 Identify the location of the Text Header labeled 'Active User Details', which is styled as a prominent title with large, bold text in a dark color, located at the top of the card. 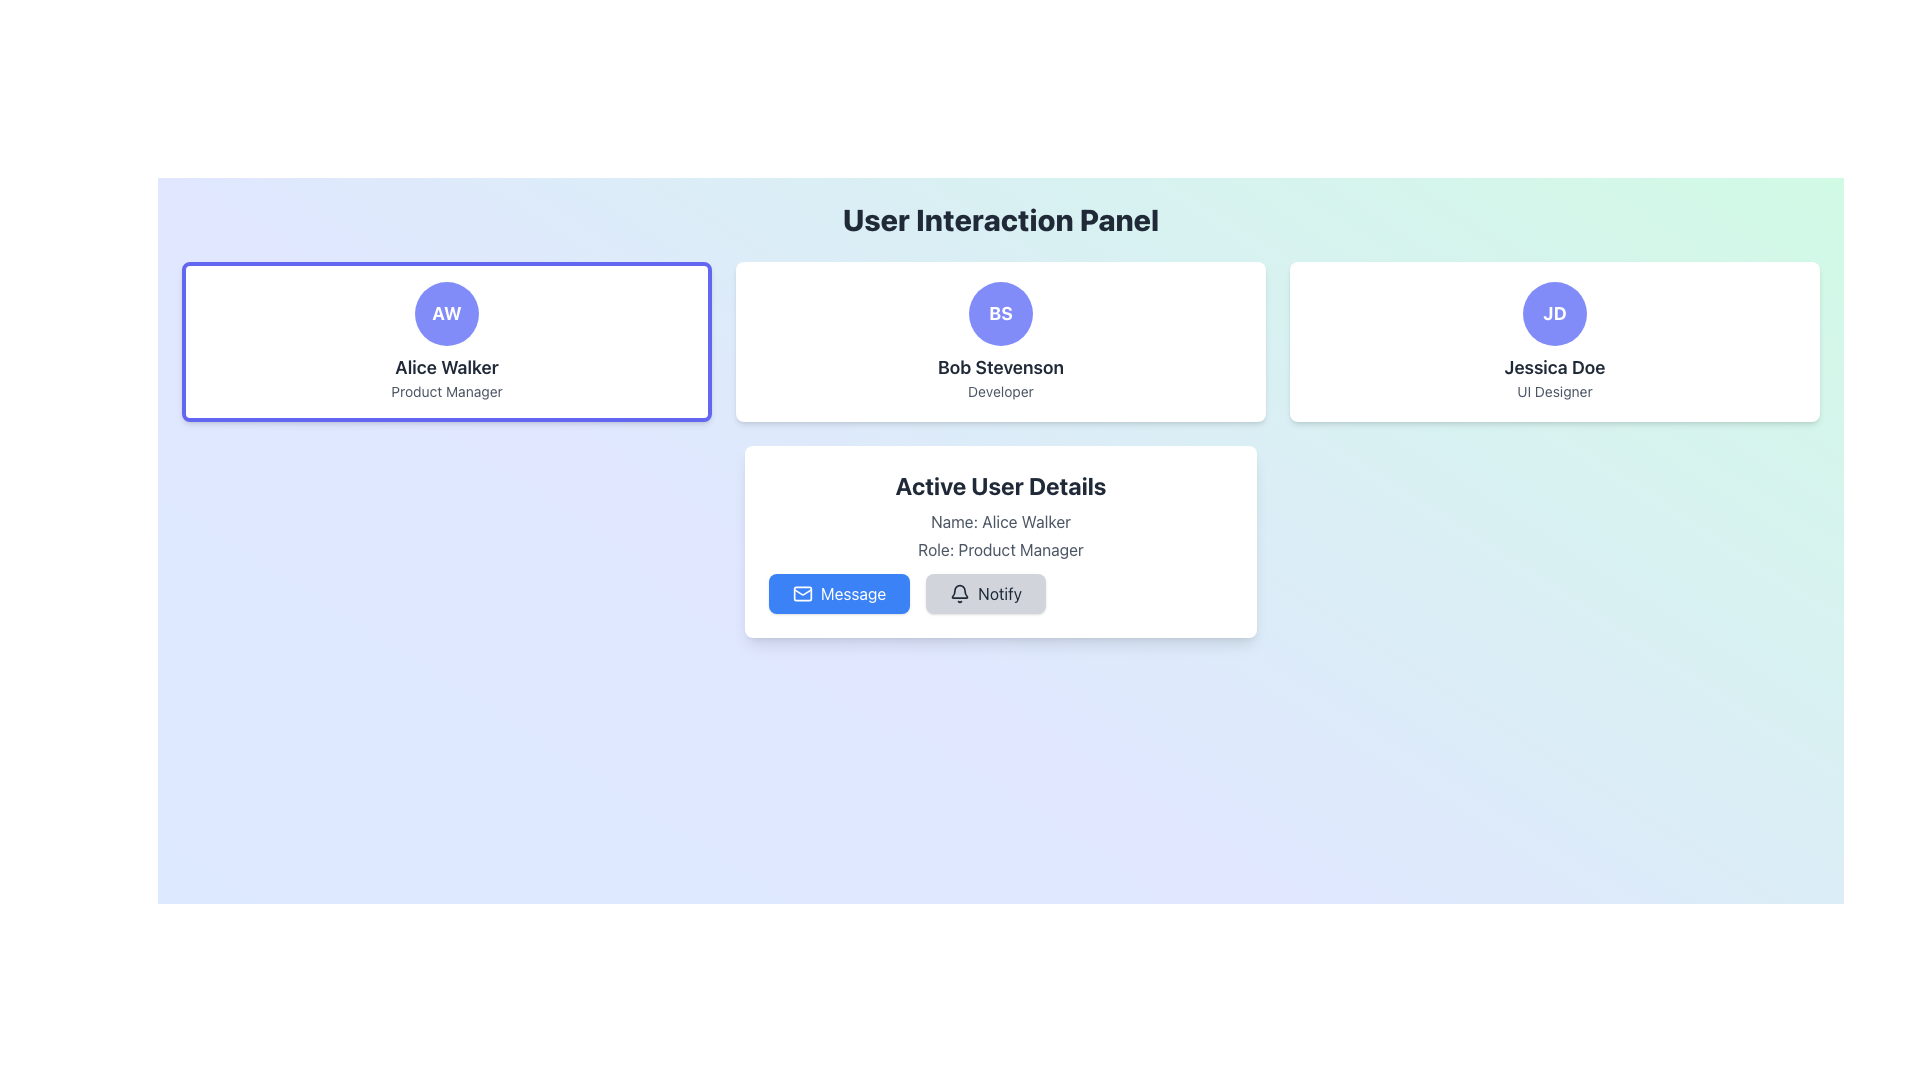
(1001, 486).